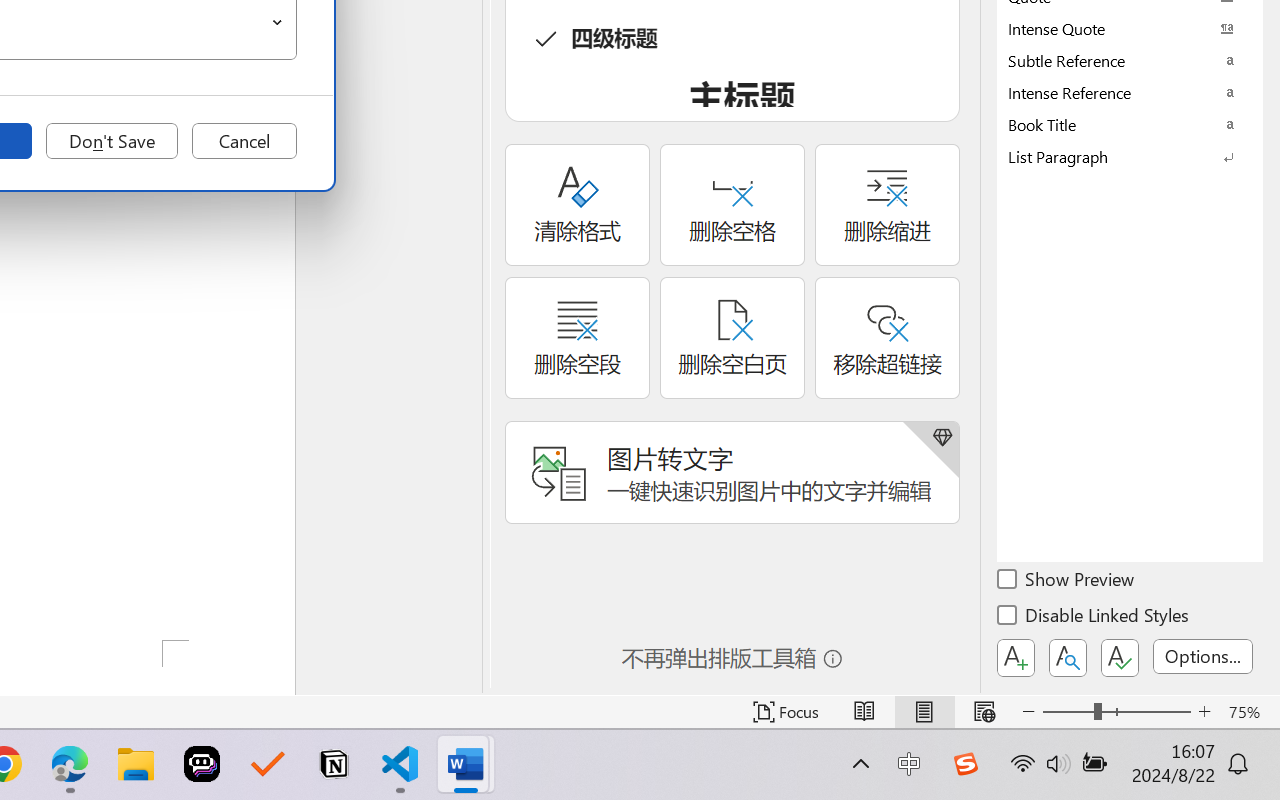 The height and width of the screenshot is (800, 1280). I want to click on 'Poe', so click(202, 764).